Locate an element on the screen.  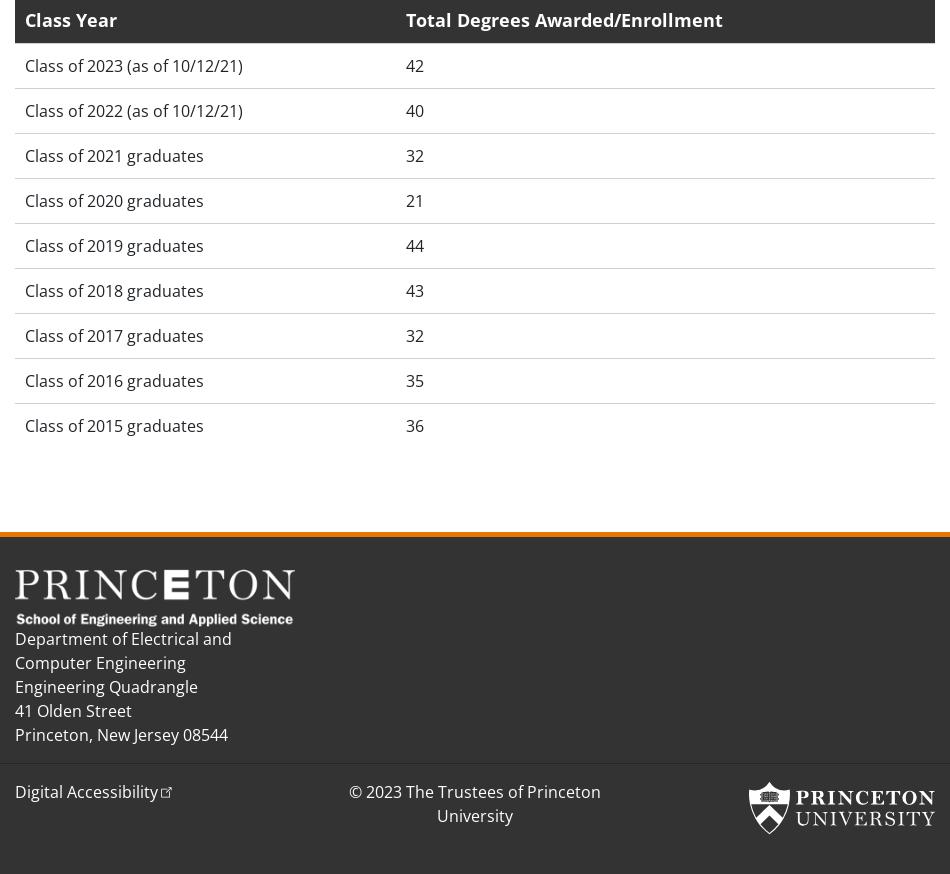
'41 Olden Street' is located at coordinates (73, 710).